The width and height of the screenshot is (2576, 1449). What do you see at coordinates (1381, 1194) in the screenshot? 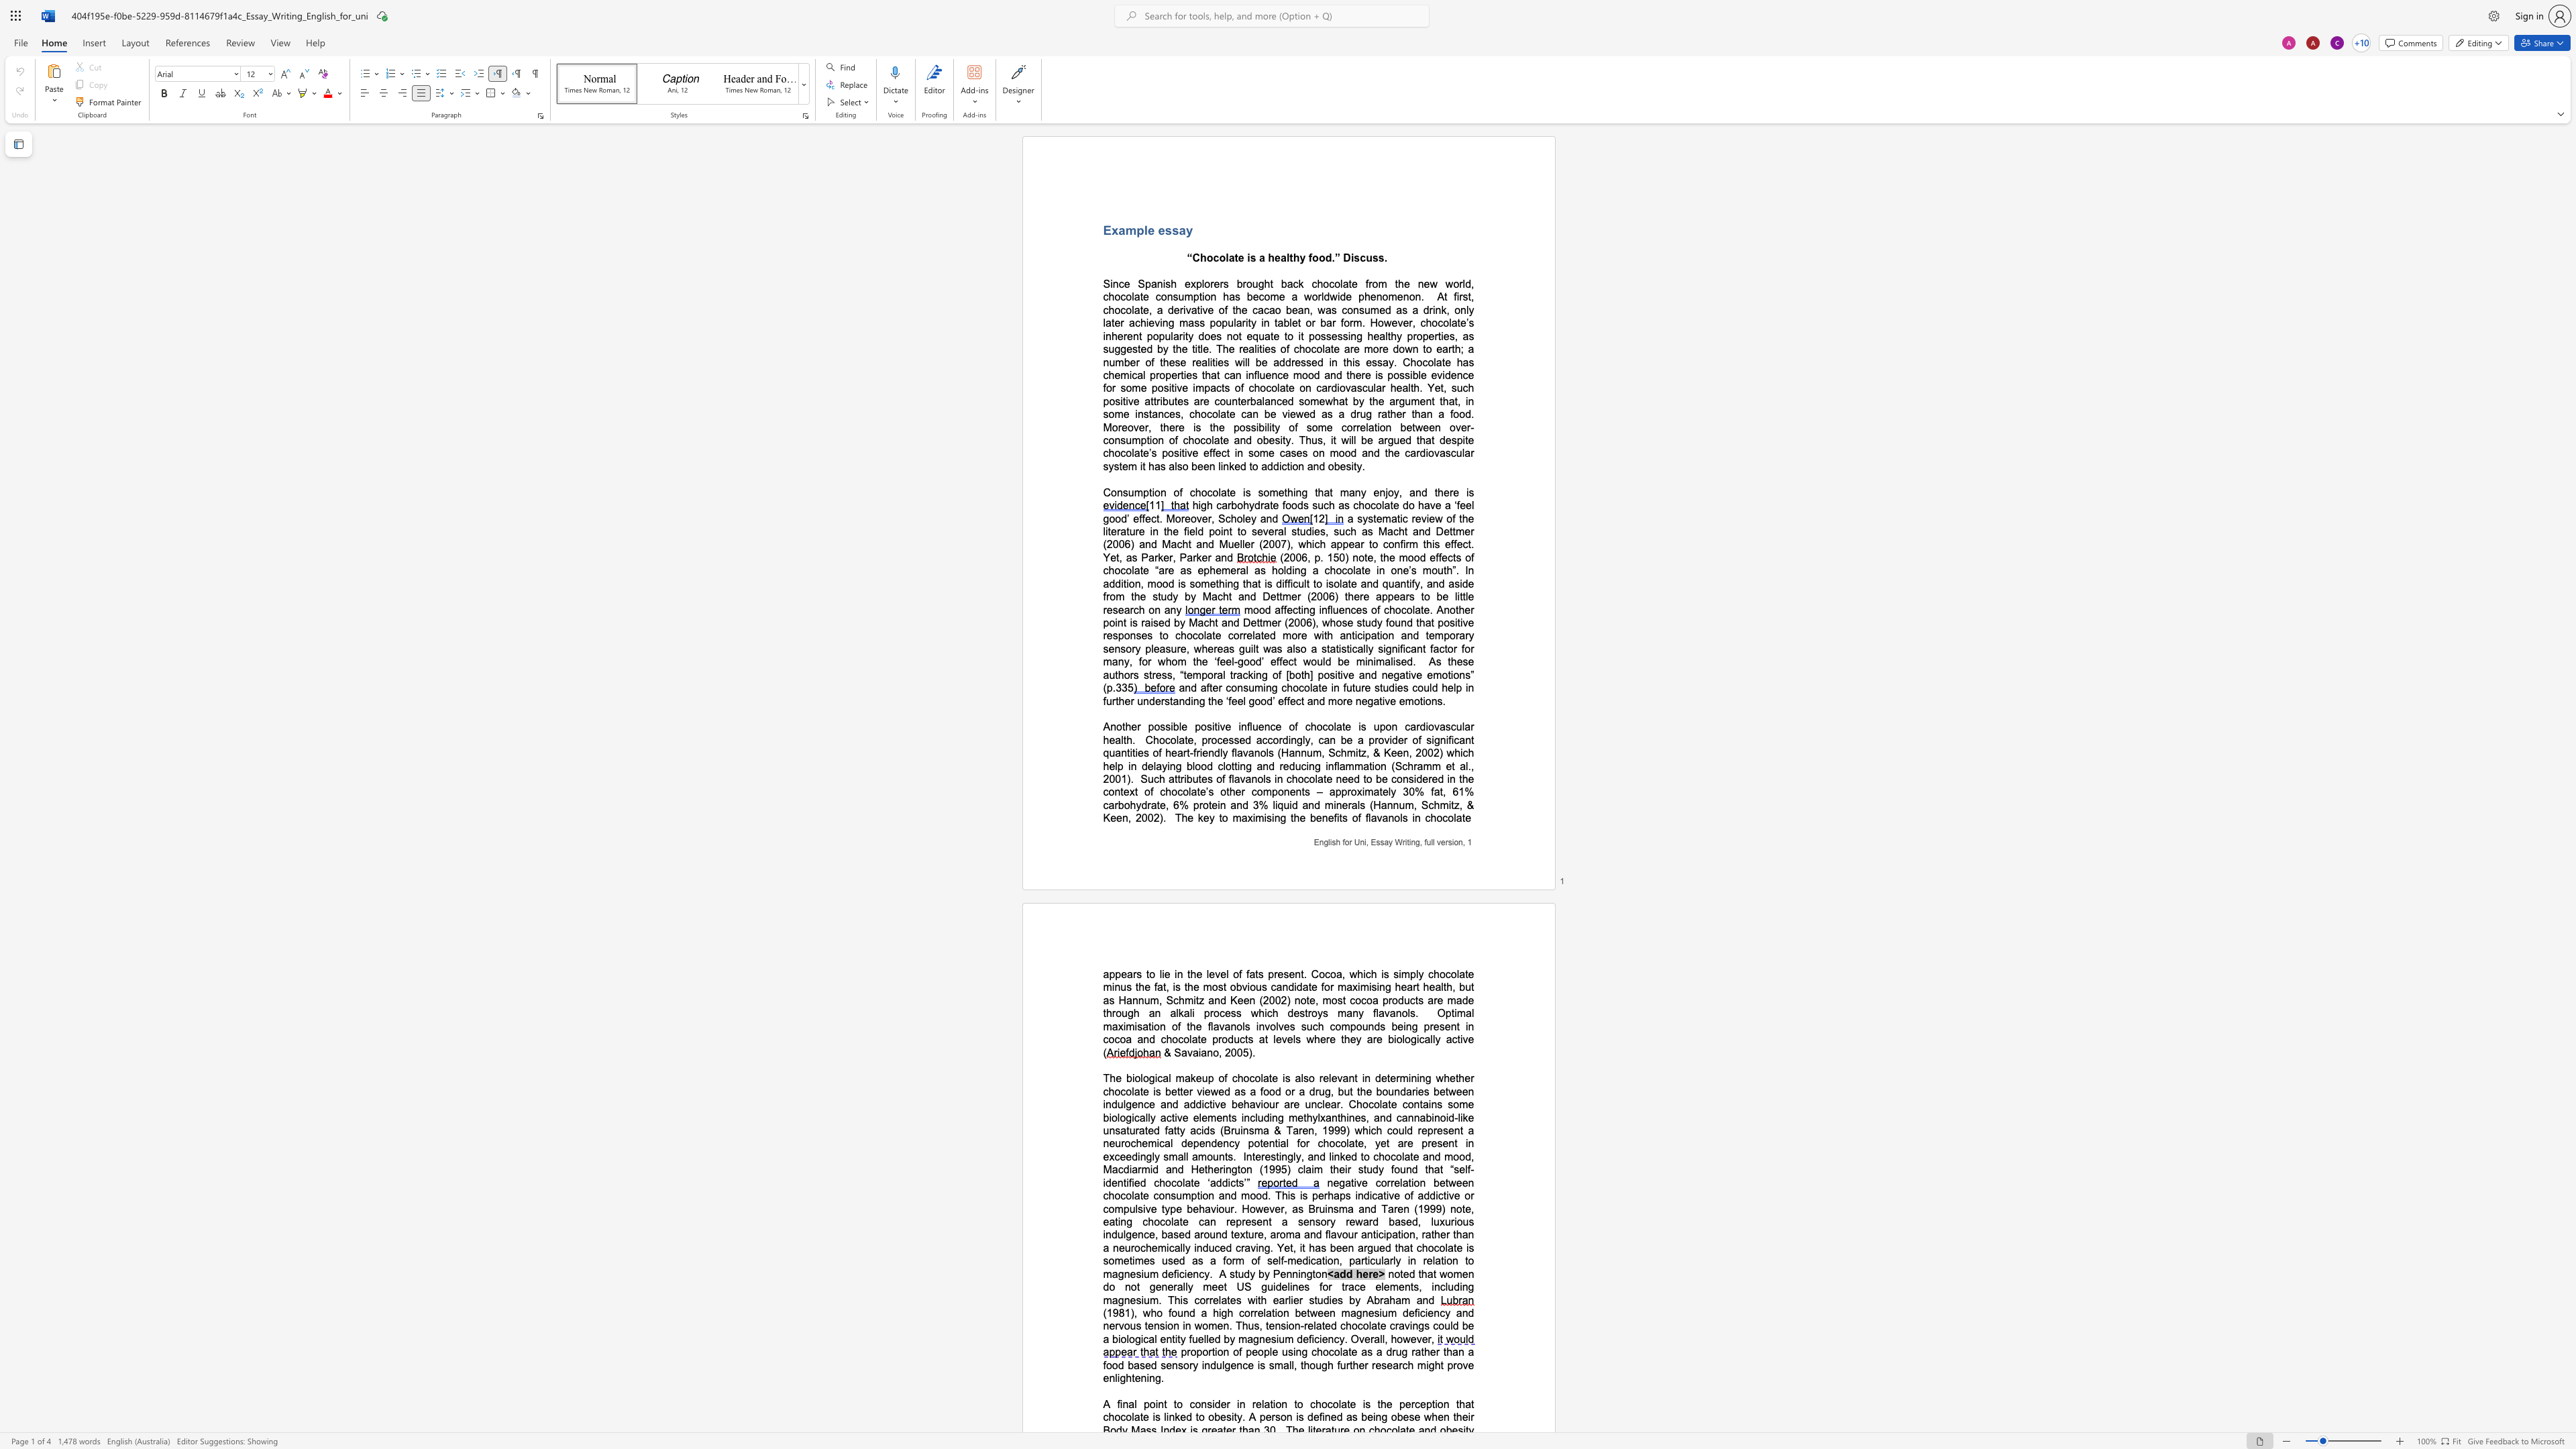
I see `the space between the continuous character "a" and "t" in the text` at bounding box center [1381, 1194].